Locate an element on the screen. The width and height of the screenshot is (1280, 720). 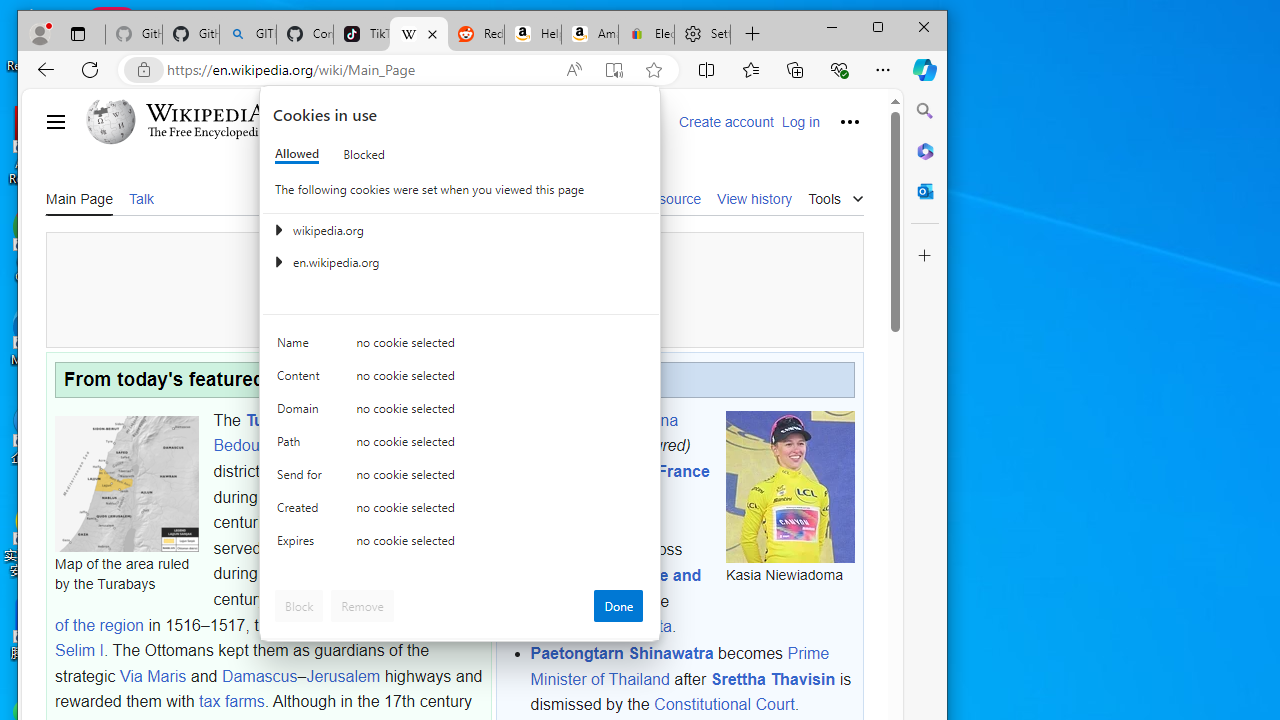
'Remove' is located at coordinates (362, 604).